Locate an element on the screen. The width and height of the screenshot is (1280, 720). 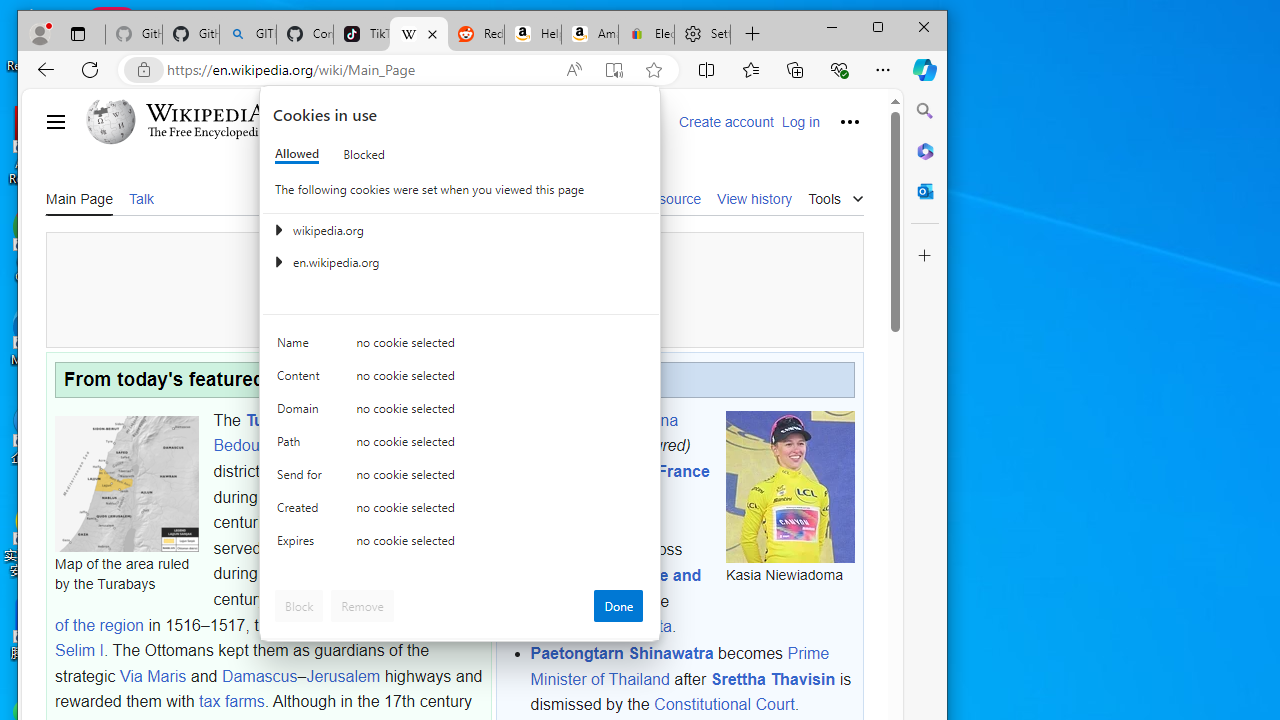
'Remove' is located at coordinates (362, 604).